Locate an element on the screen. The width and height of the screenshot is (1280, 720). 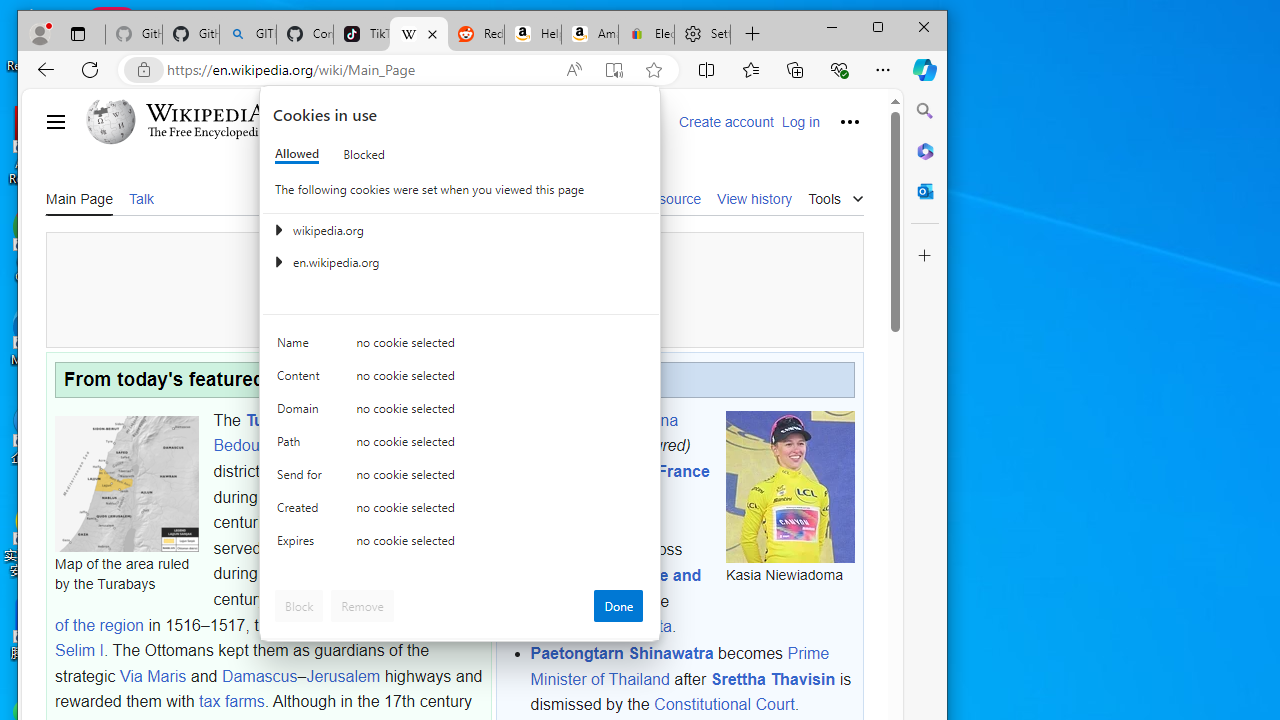
'Remove' is located at coordinates (362, 604).